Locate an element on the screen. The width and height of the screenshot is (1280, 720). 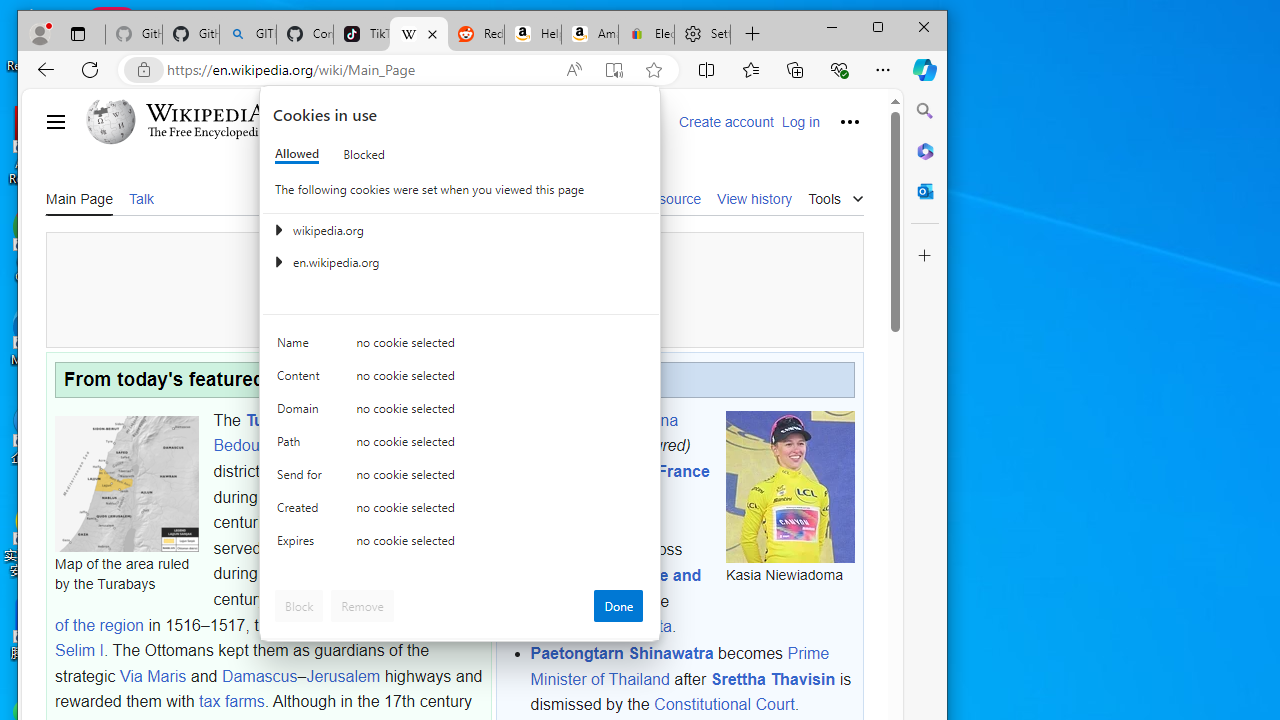
'Remove' is located at coordinates (362, 604).